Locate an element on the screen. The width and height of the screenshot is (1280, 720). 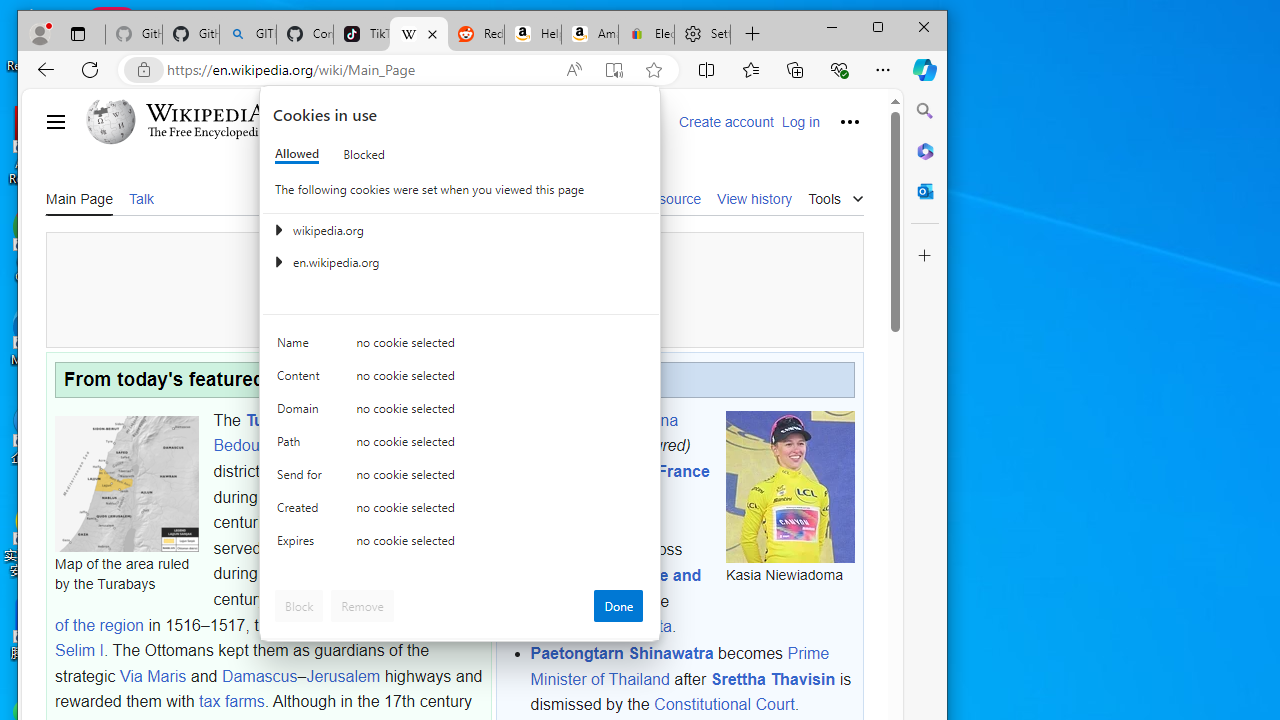
'Remove' is located at coordinates (362, 604).